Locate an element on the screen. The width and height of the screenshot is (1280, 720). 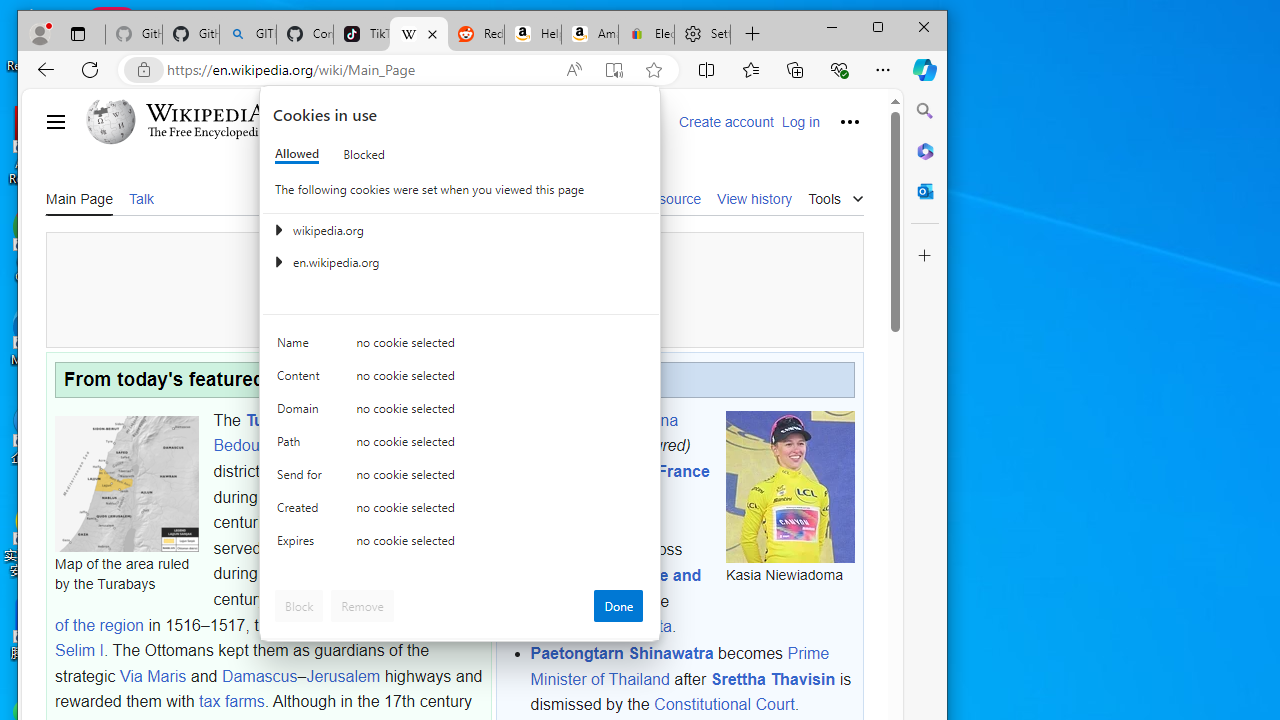
'Remove' is located at coordinates (362, 604).